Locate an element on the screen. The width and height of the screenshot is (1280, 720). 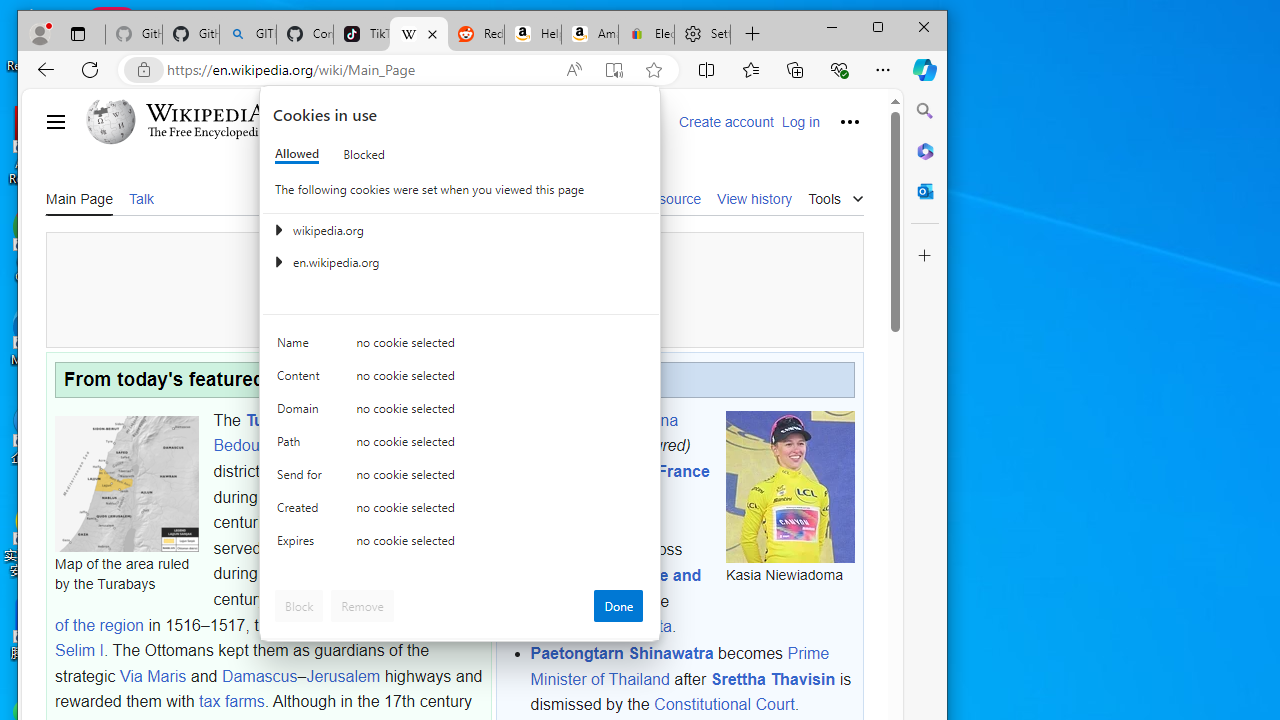
'Remove' is located at coordinates (362, 604).